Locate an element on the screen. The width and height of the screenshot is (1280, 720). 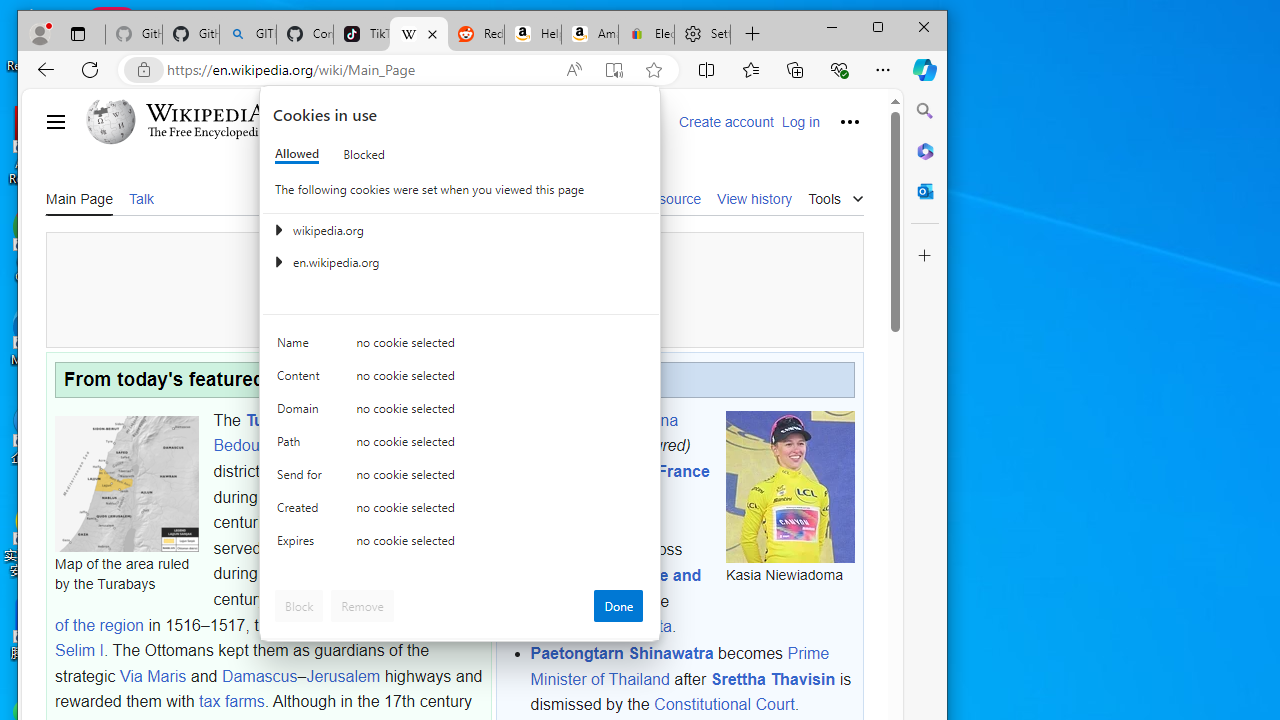
'Remove' is located at coordinates (362, 604).